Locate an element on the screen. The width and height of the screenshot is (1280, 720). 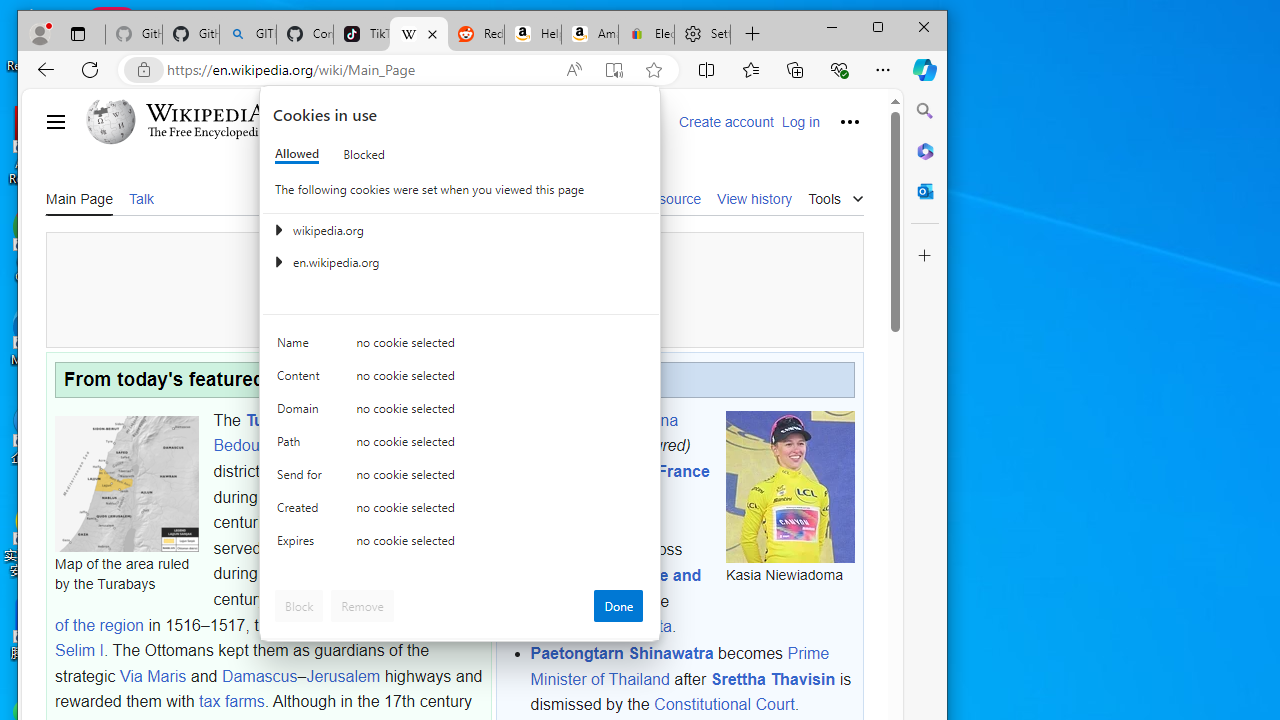
'Remove' is located at coordinates (362, 604).